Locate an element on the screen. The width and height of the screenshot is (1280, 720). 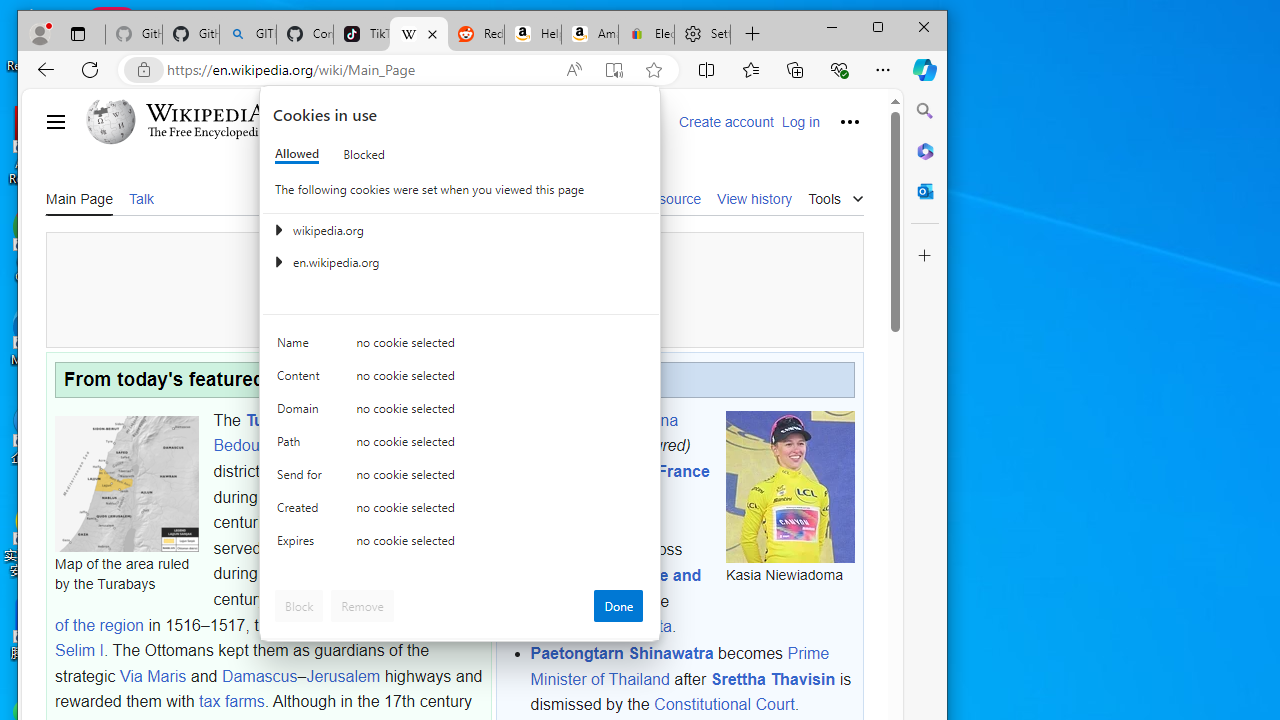
'Remove' is located at coordinates (362, 604).